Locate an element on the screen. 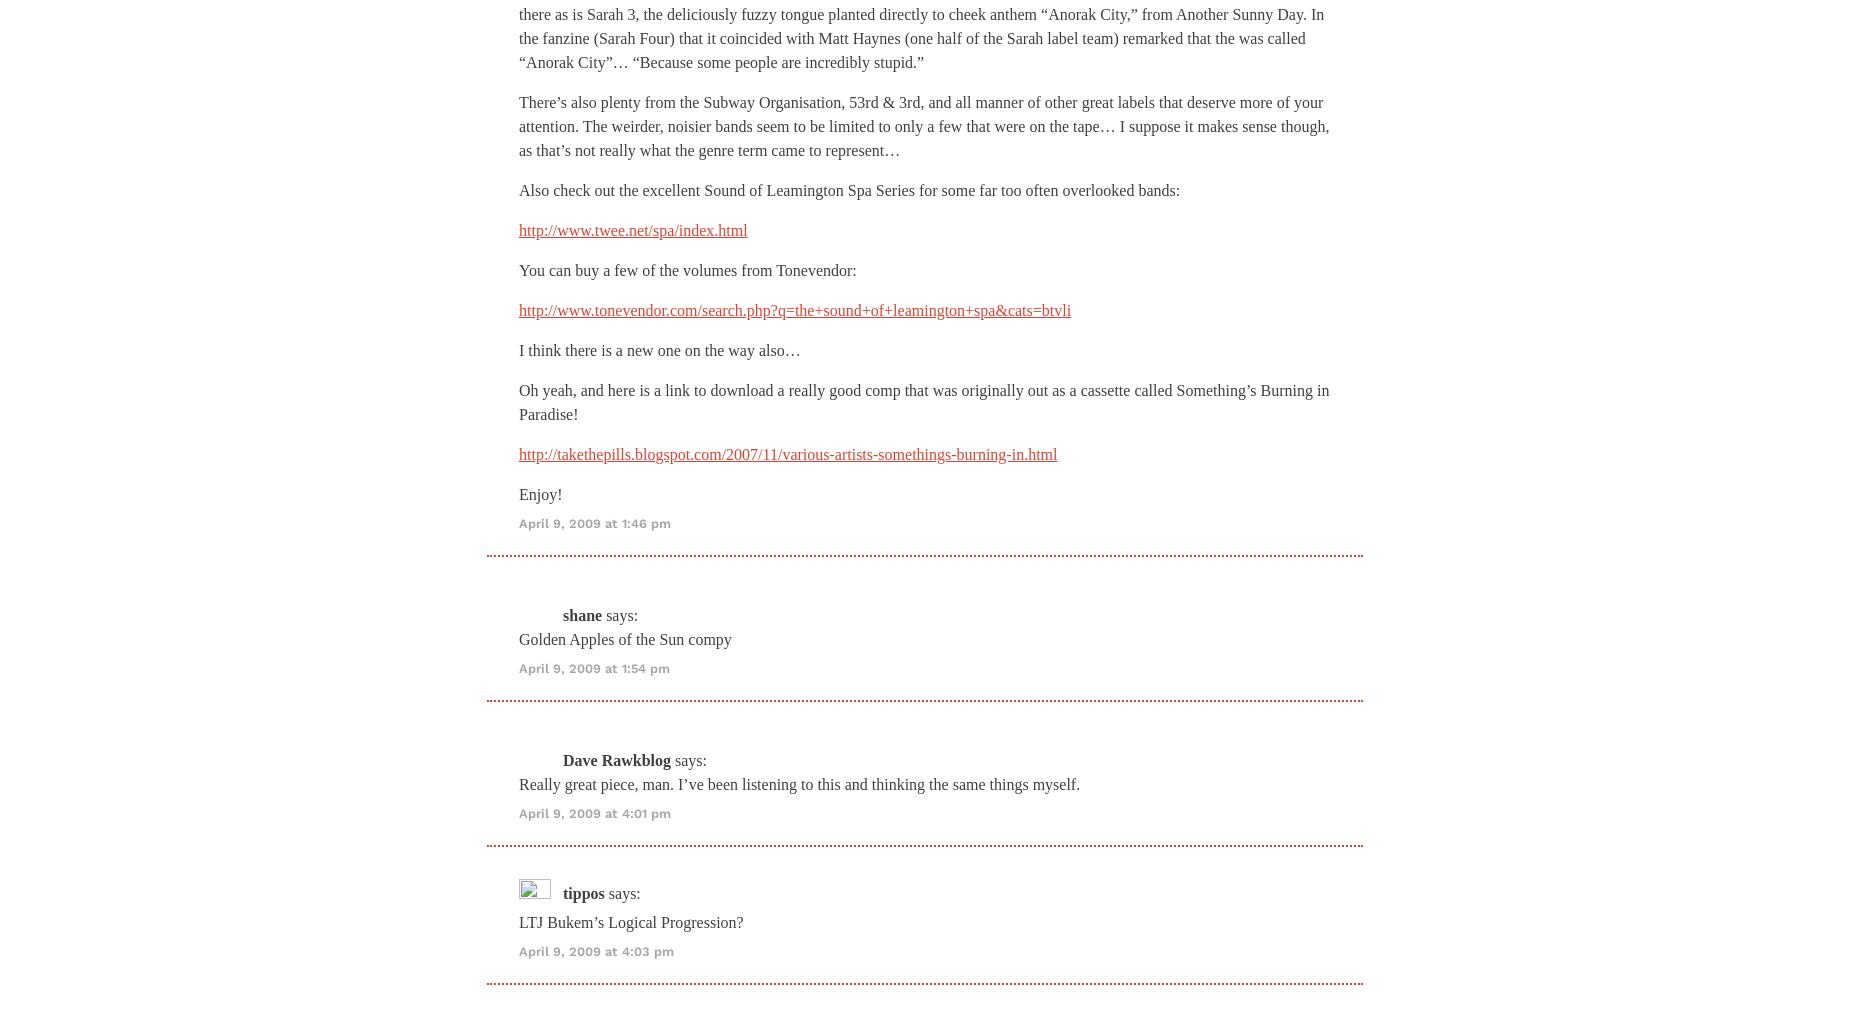 The height and width of the screenshot is (1014, 1850). 'Also check out the excellent Sound of Leamington Spa Series for some far too often overlooked bands:' is located at coordinates (518, 188).